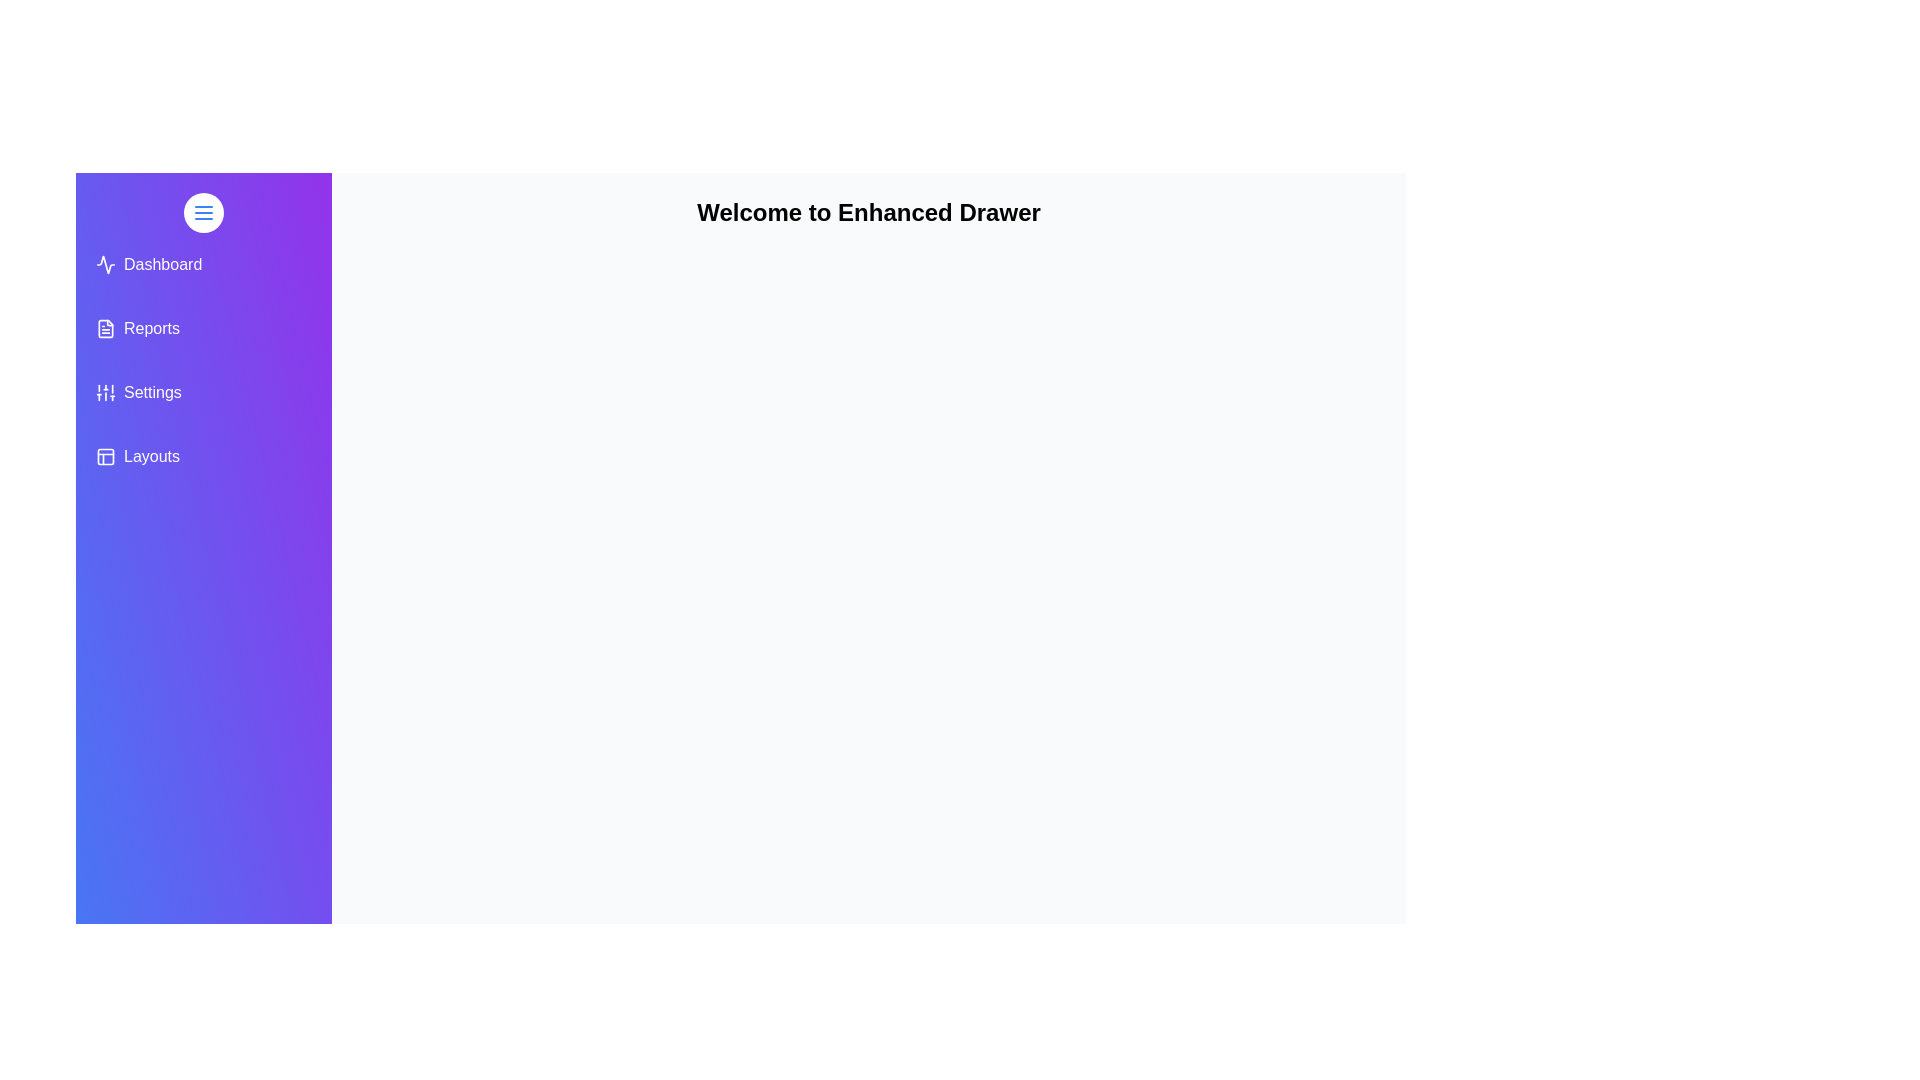 The height and width of the screenshot is (1080, 1920). I want to click on the menu item Layouts from the drawer, so click(203, 456).